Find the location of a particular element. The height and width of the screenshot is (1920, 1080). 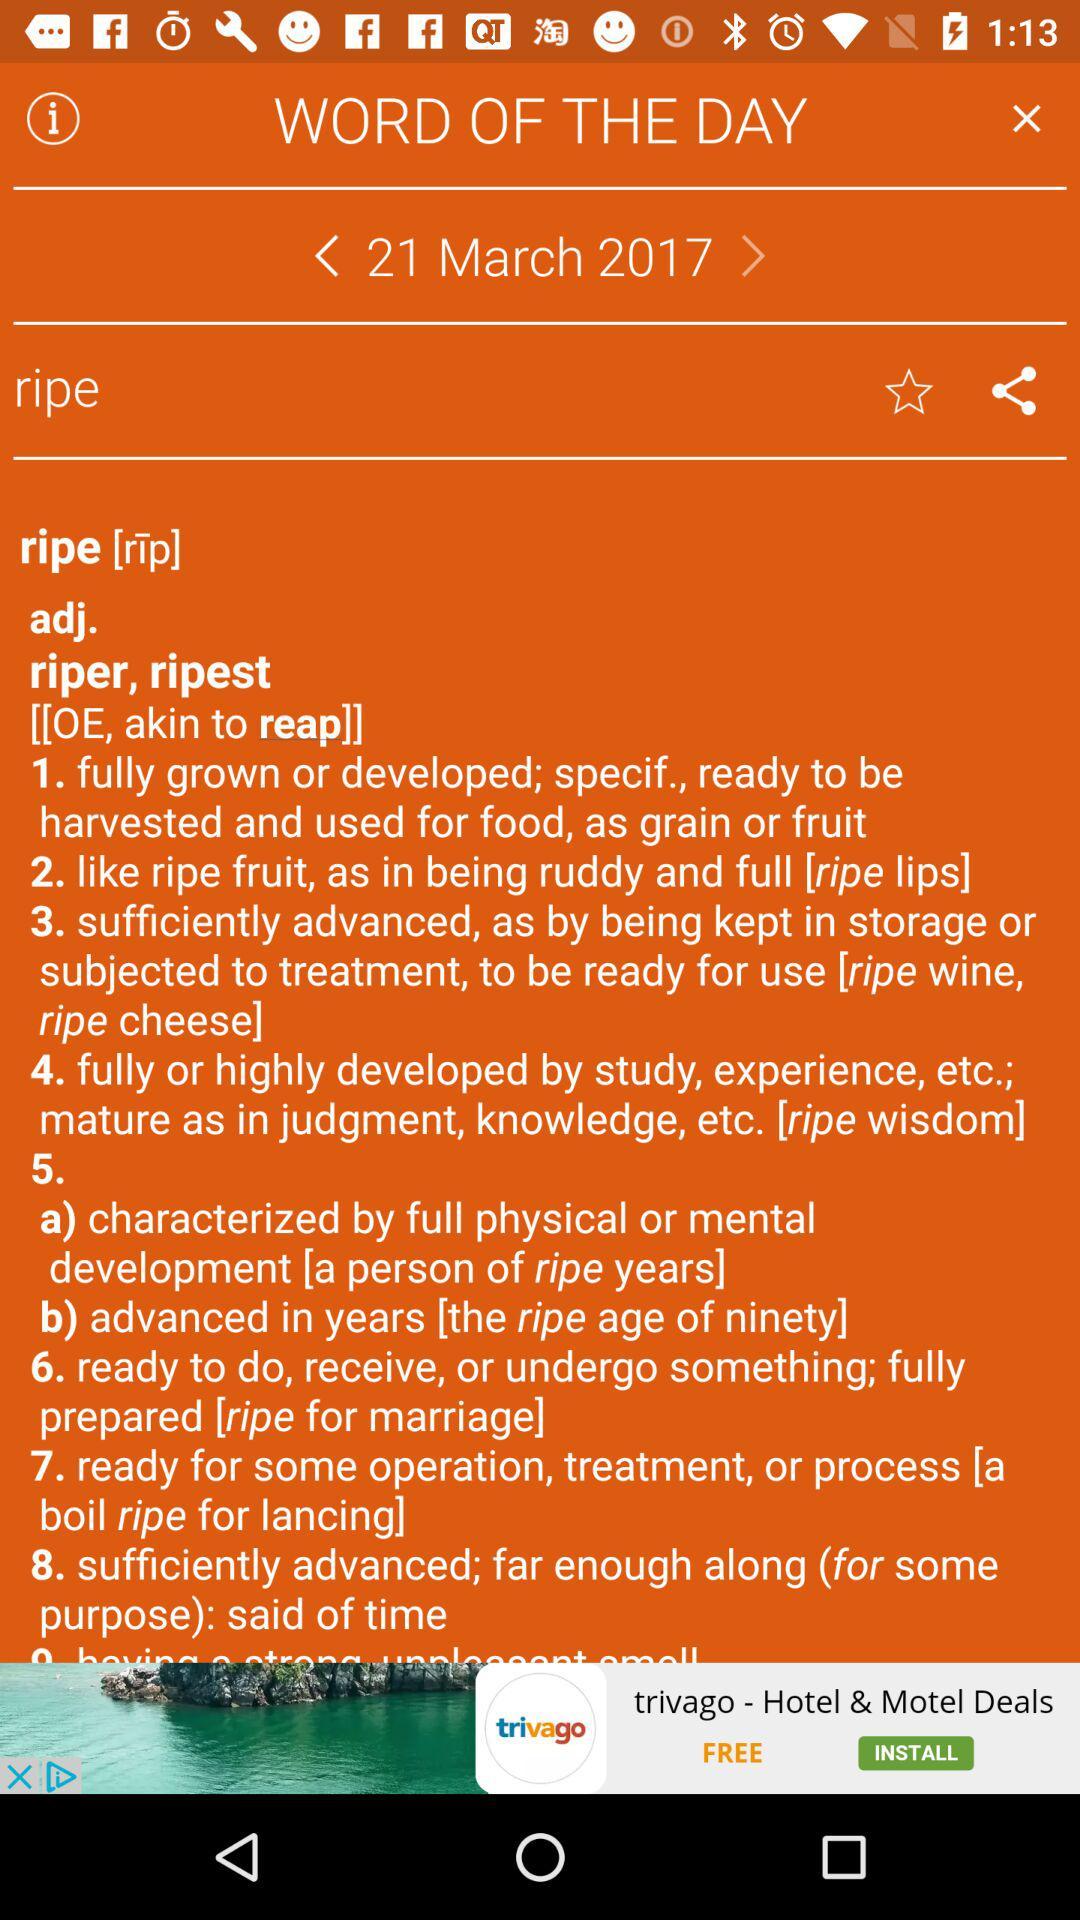

this is to share the article is located at coordinates (1014, 390).